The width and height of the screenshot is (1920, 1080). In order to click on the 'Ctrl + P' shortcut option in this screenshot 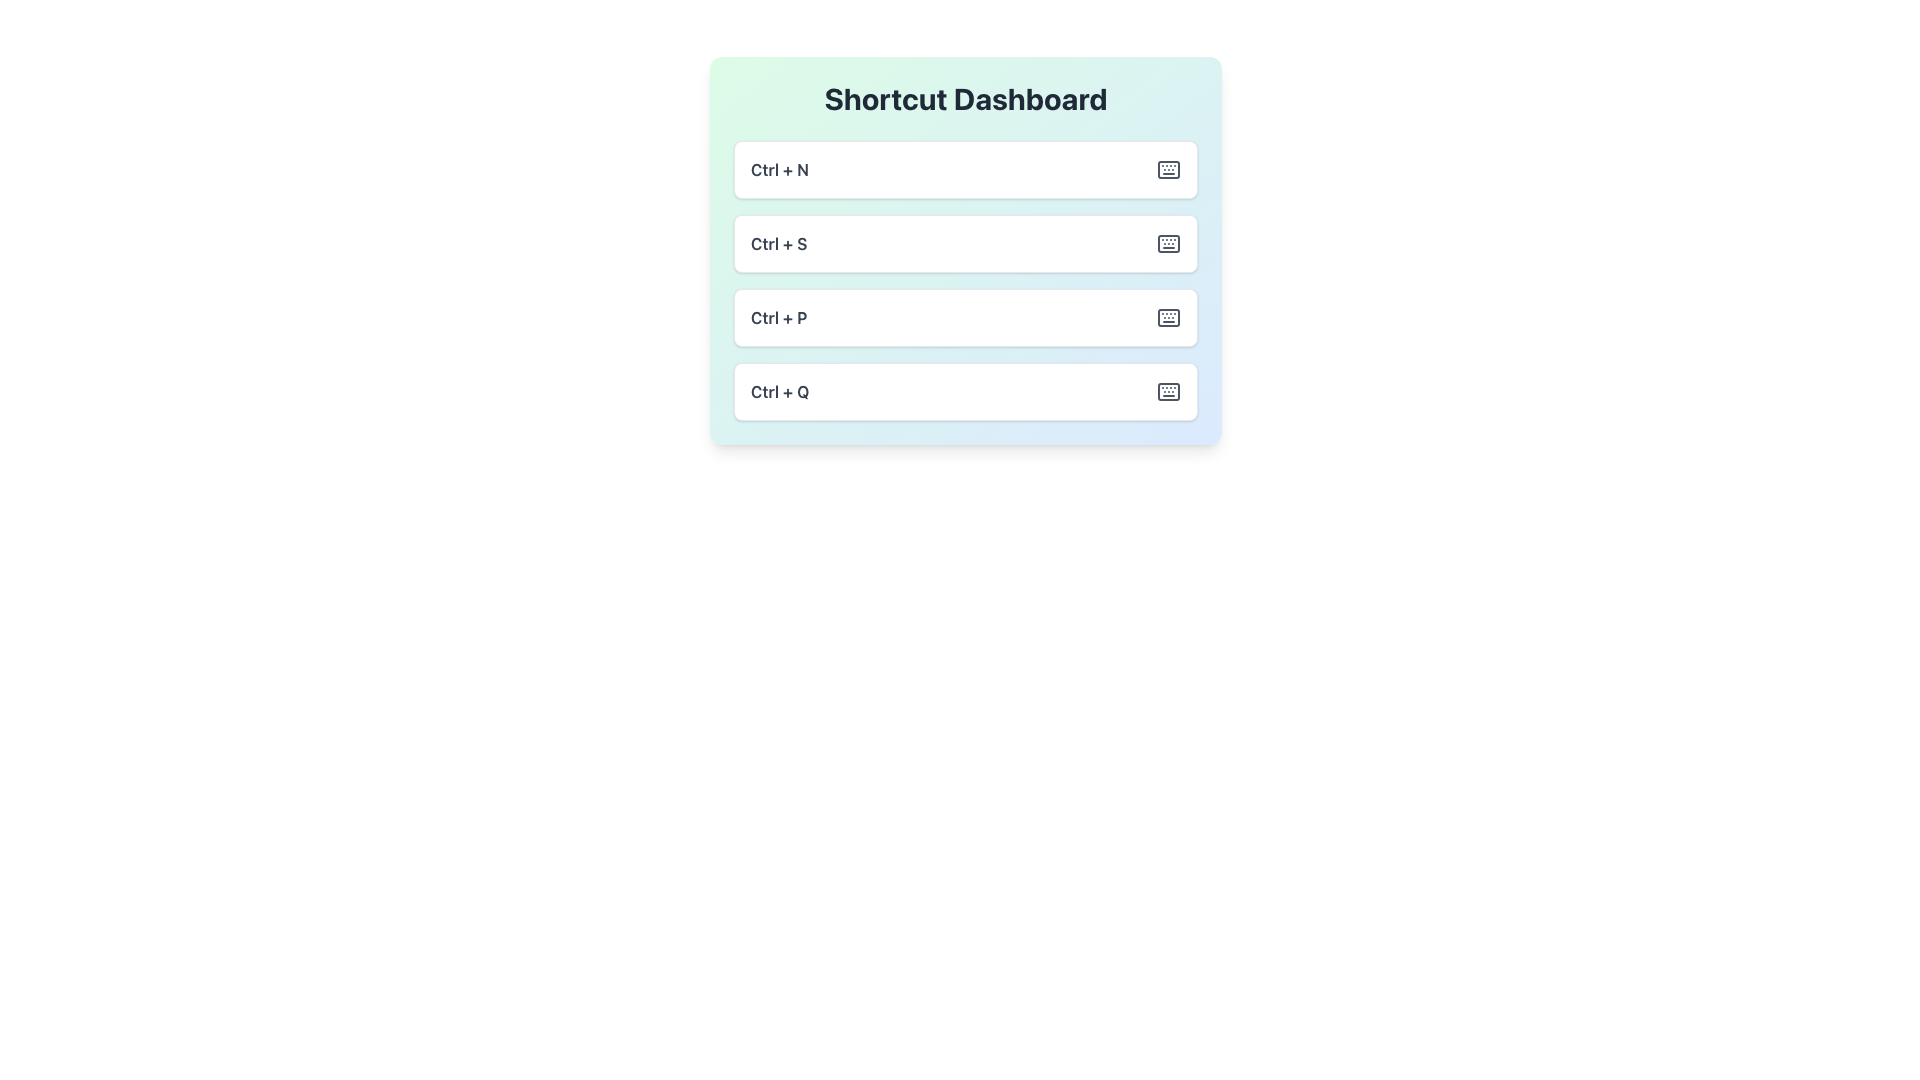, I will do `click(965, 316)`.